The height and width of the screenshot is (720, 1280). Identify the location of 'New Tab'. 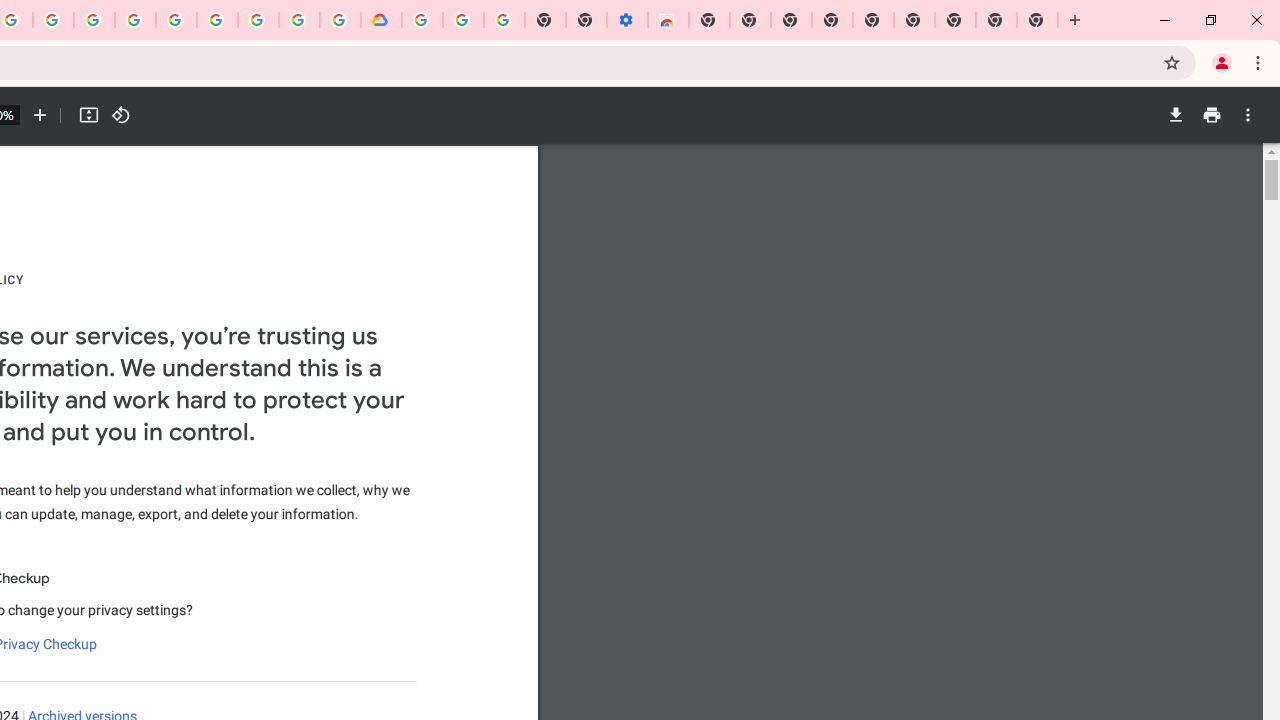
(1038, 20).